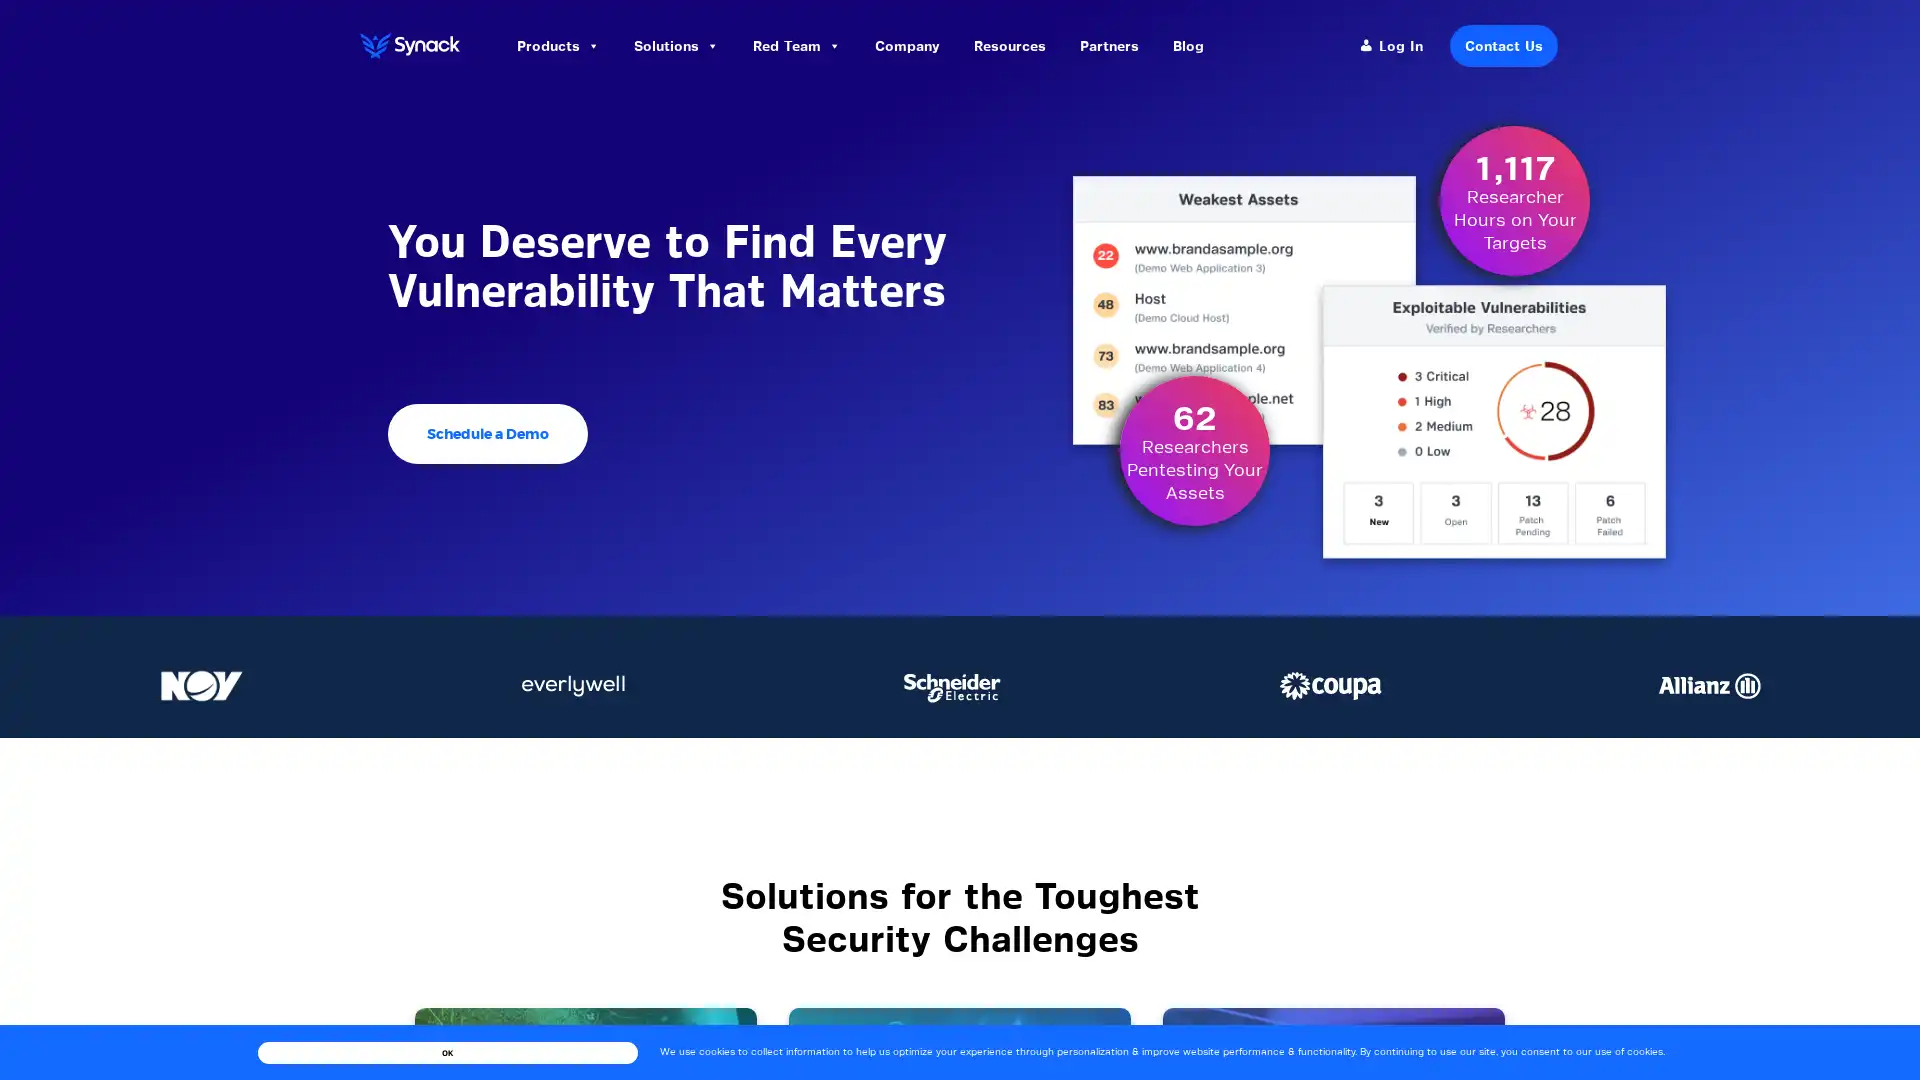 This screenshot has height=1080, width=1920. What do you see at coordinates (445, 1051) in the screenshot?
I see `OK` at bounding box center [445, 1051].